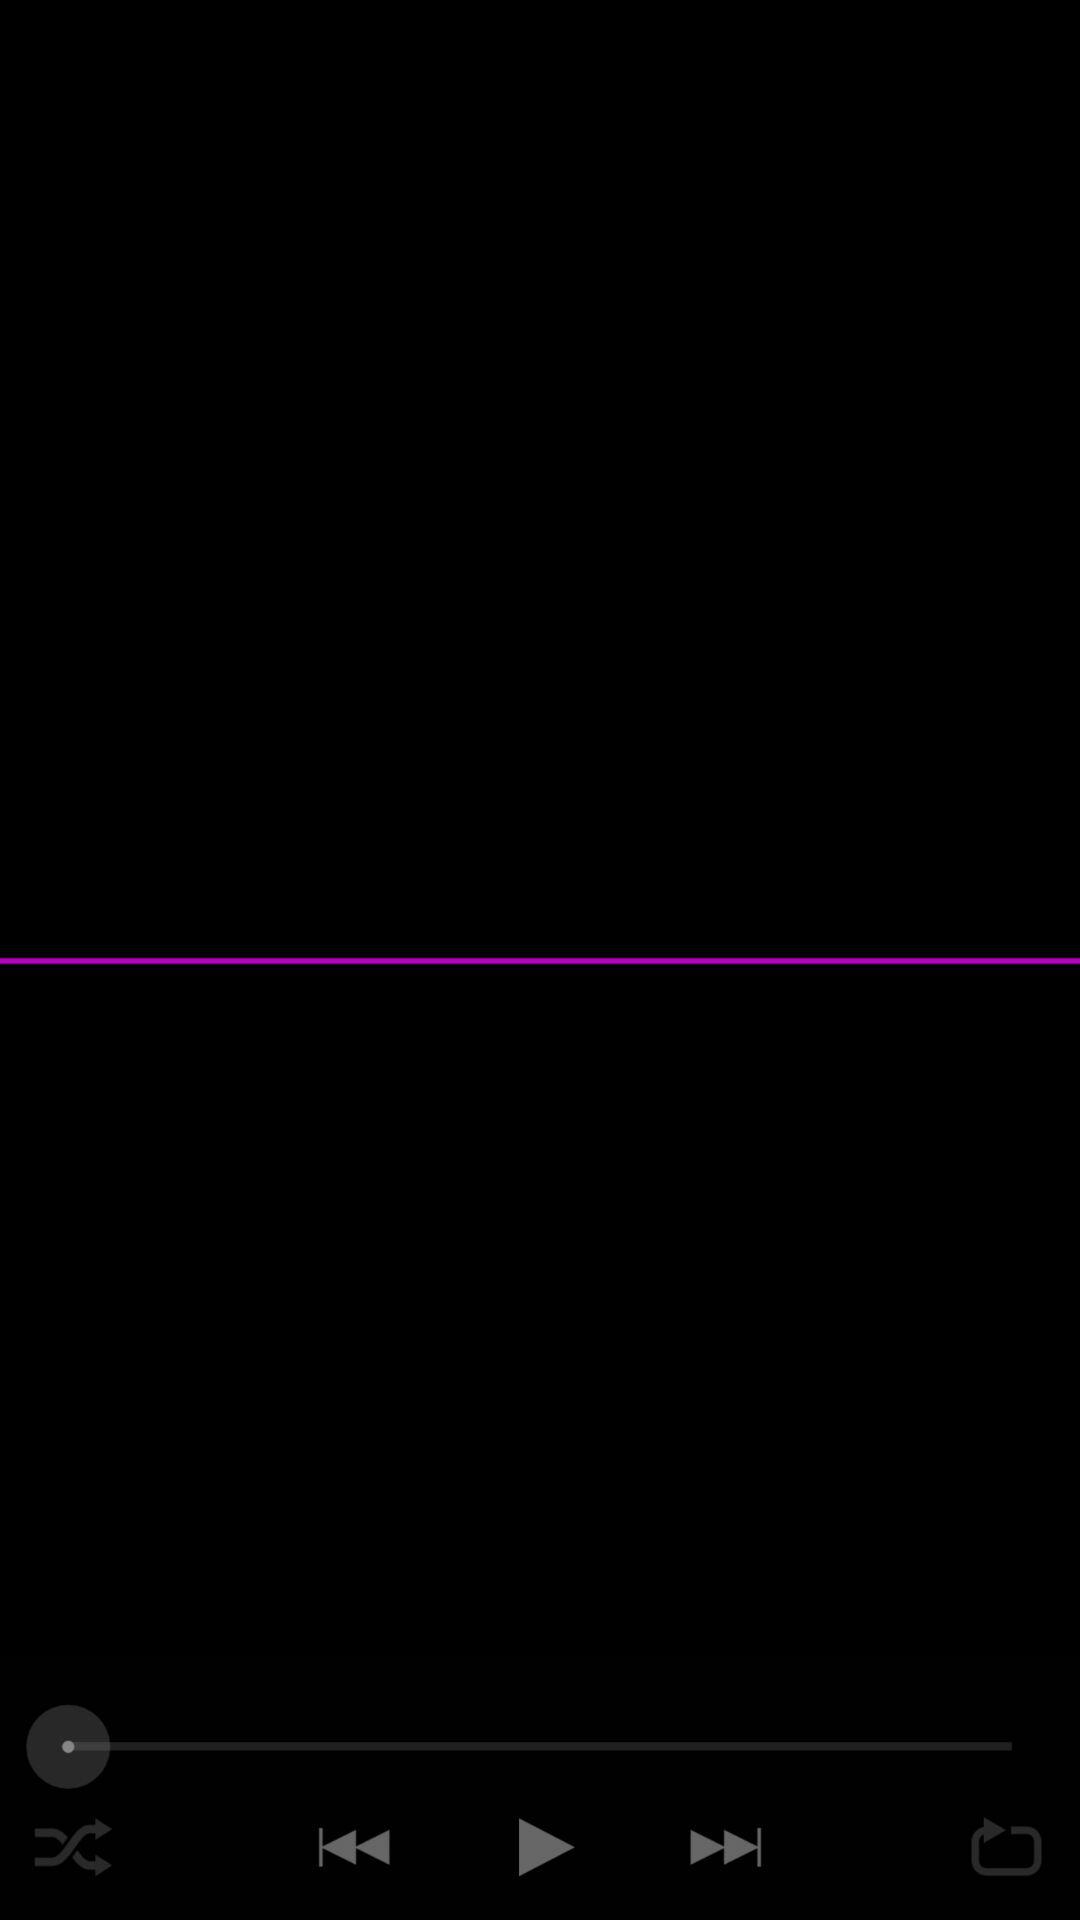 Image resolution: width=1080 pixels, height=1920 pixels. What do you see at coordinates (1006, 1846) in the screenshot?
I see `the refresh icon` at bounding box center [1006, 1846].